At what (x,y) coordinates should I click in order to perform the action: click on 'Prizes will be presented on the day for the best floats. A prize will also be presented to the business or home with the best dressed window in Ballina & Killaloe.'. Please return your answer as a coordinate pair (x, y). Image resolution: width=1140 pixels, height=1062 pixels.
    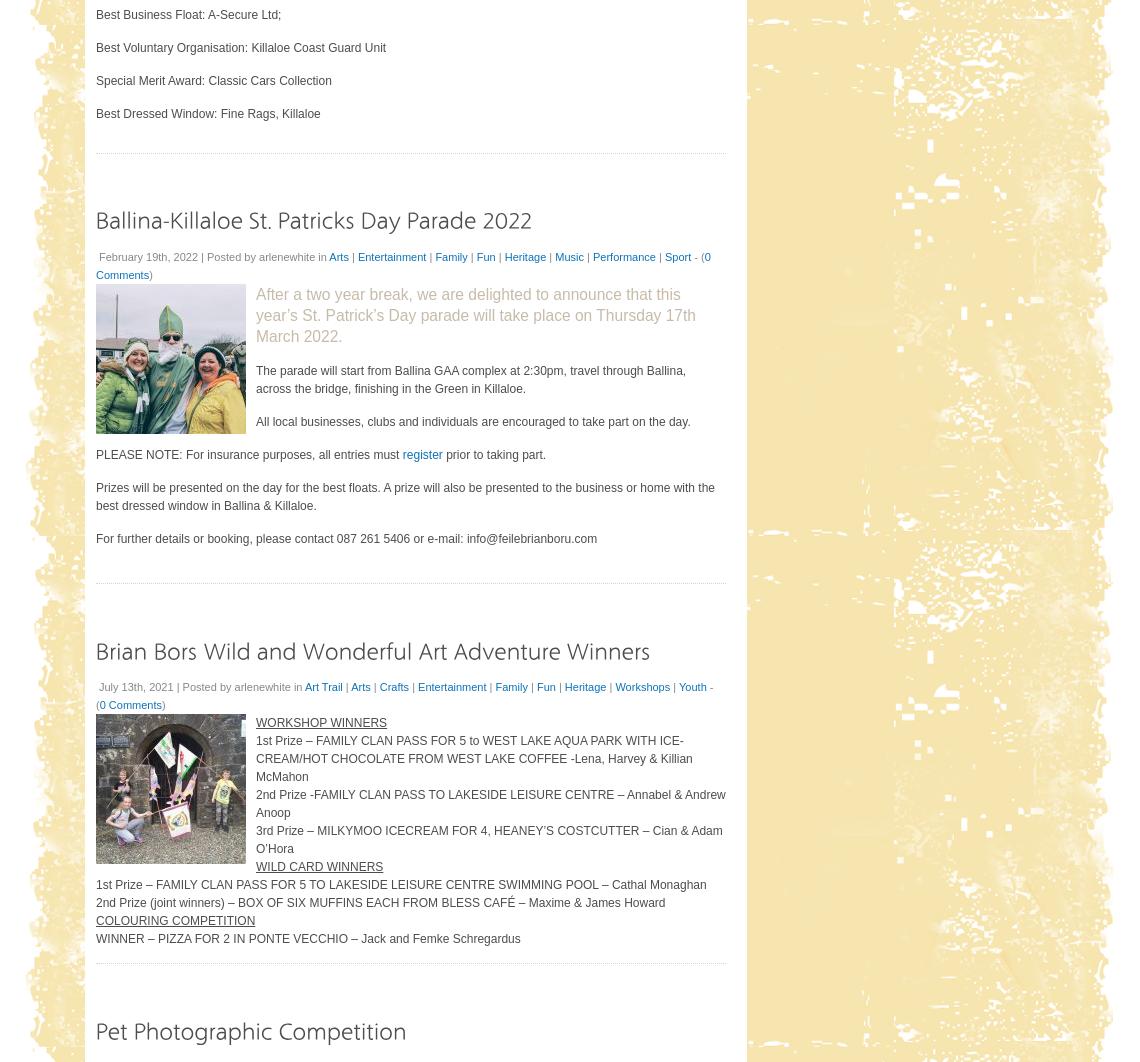
    Looking at the image, I should click on (404, 494).